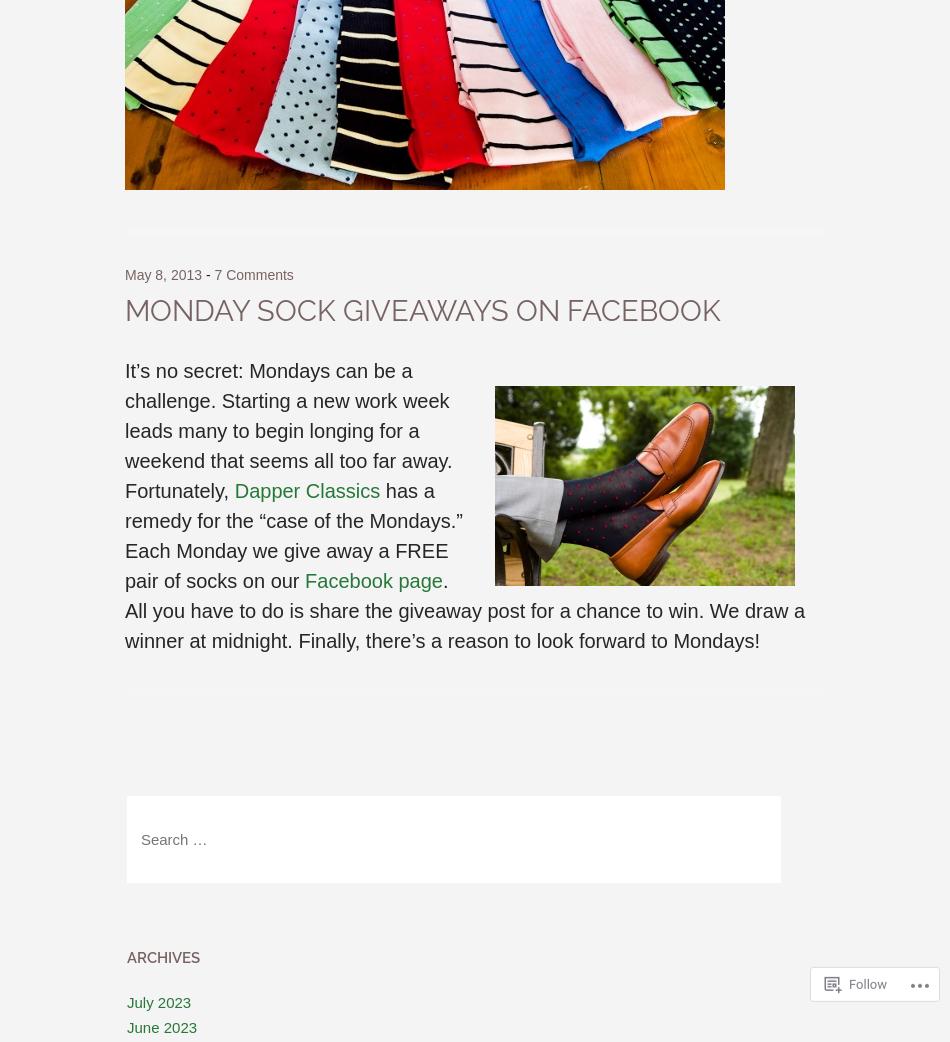  I want to click on 'June 2023', so click(161, 1027).